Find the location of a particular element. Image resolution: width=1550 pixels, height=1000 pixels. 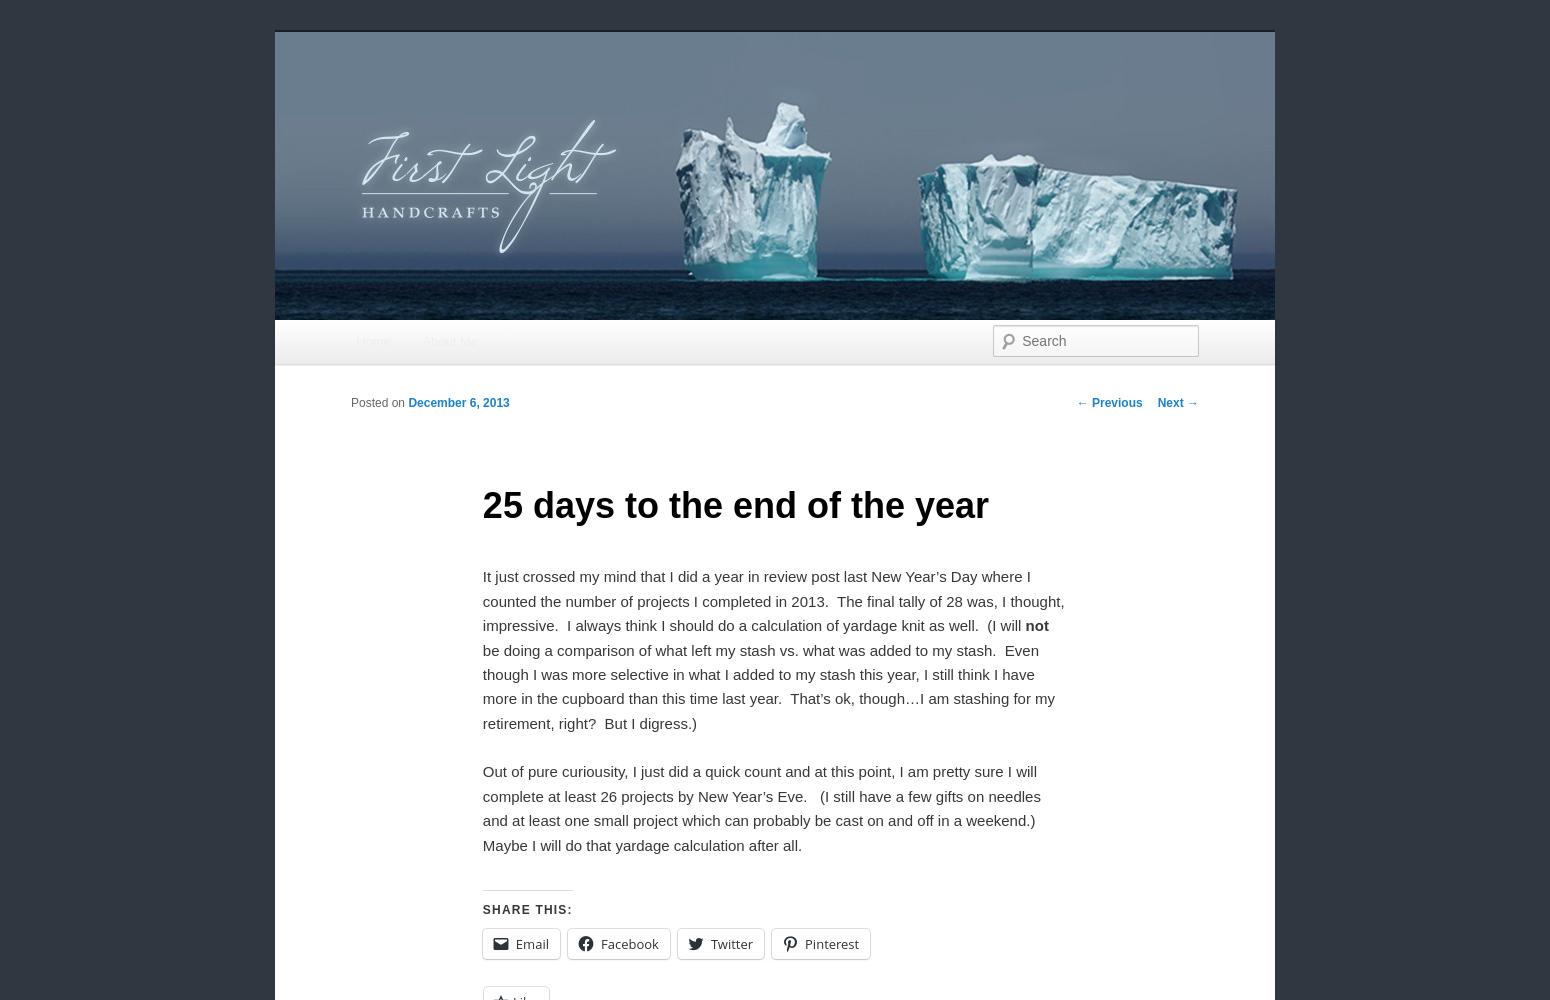

'Share this:' is located at coordinates (526, 909).